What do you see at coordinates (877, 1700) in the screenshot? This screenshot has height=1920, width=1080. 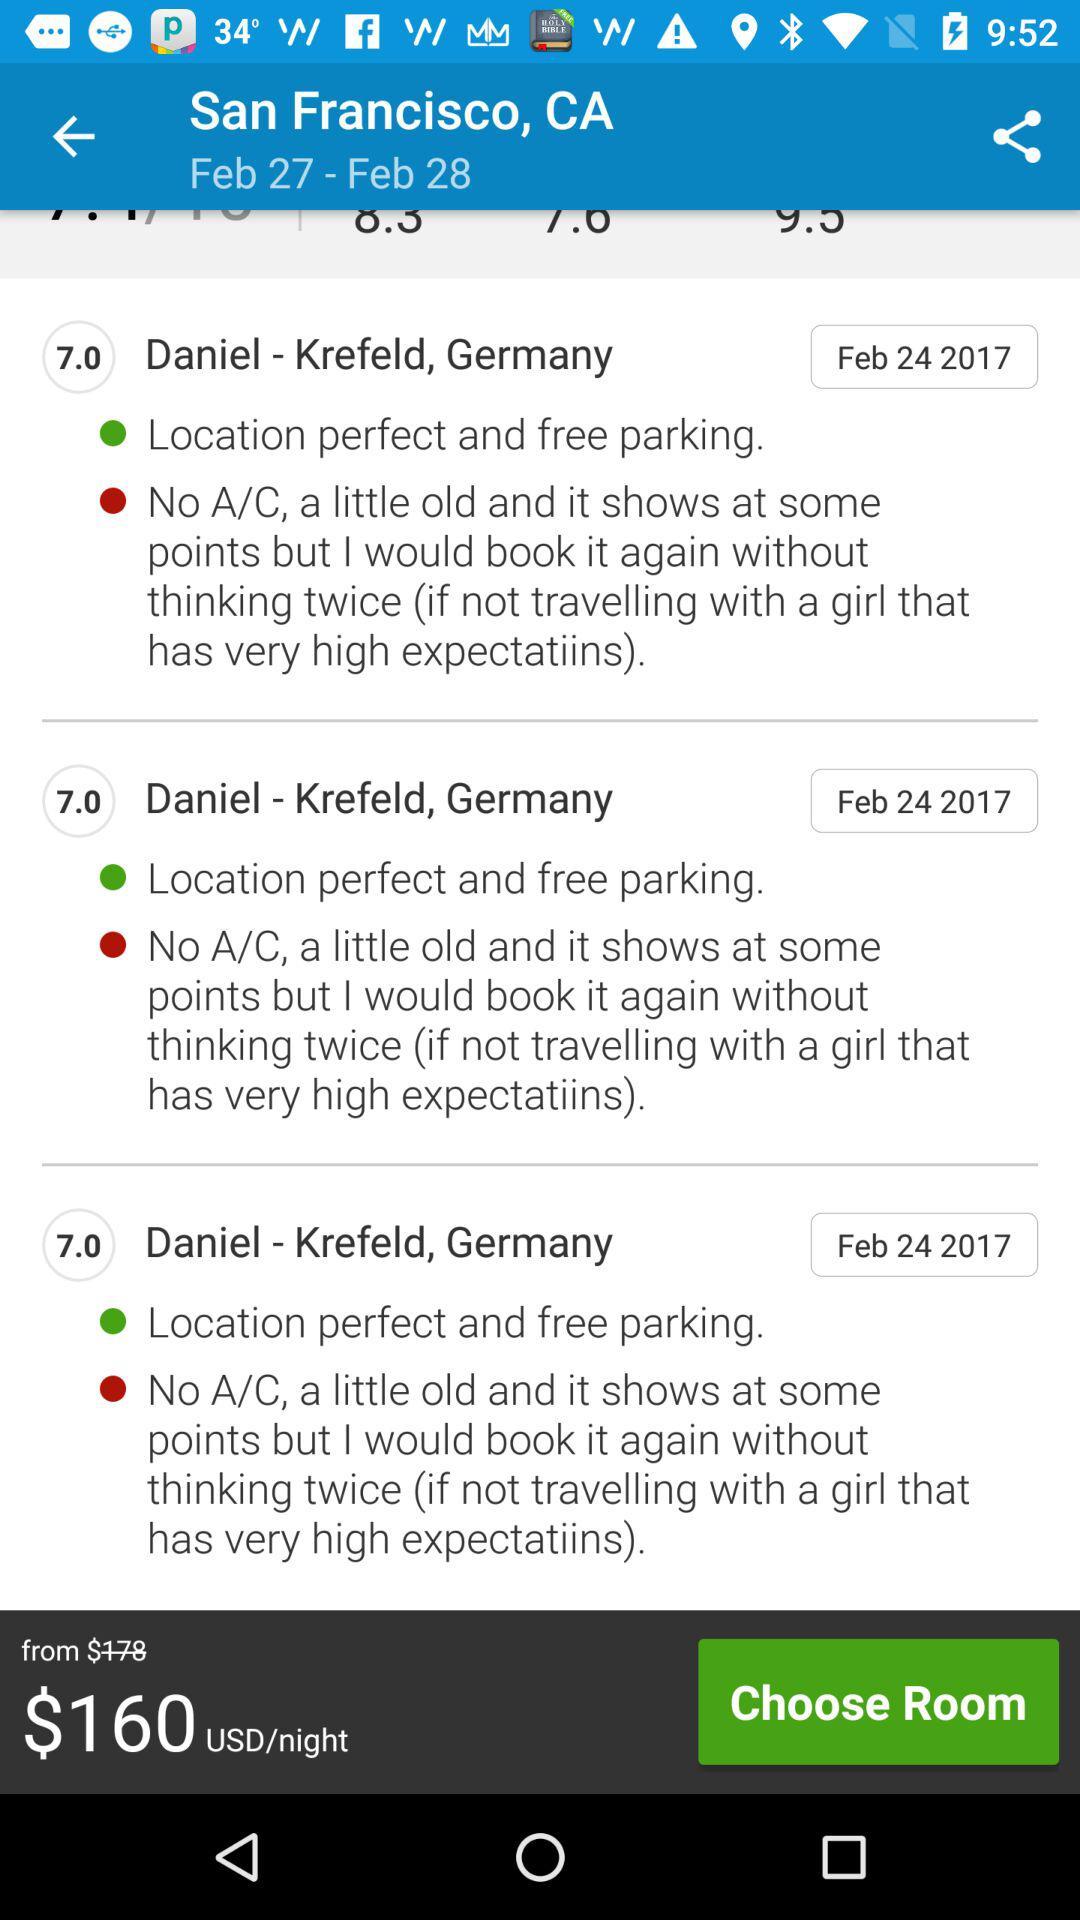 I see `choose room icon` at bounding box center [877, 1700].